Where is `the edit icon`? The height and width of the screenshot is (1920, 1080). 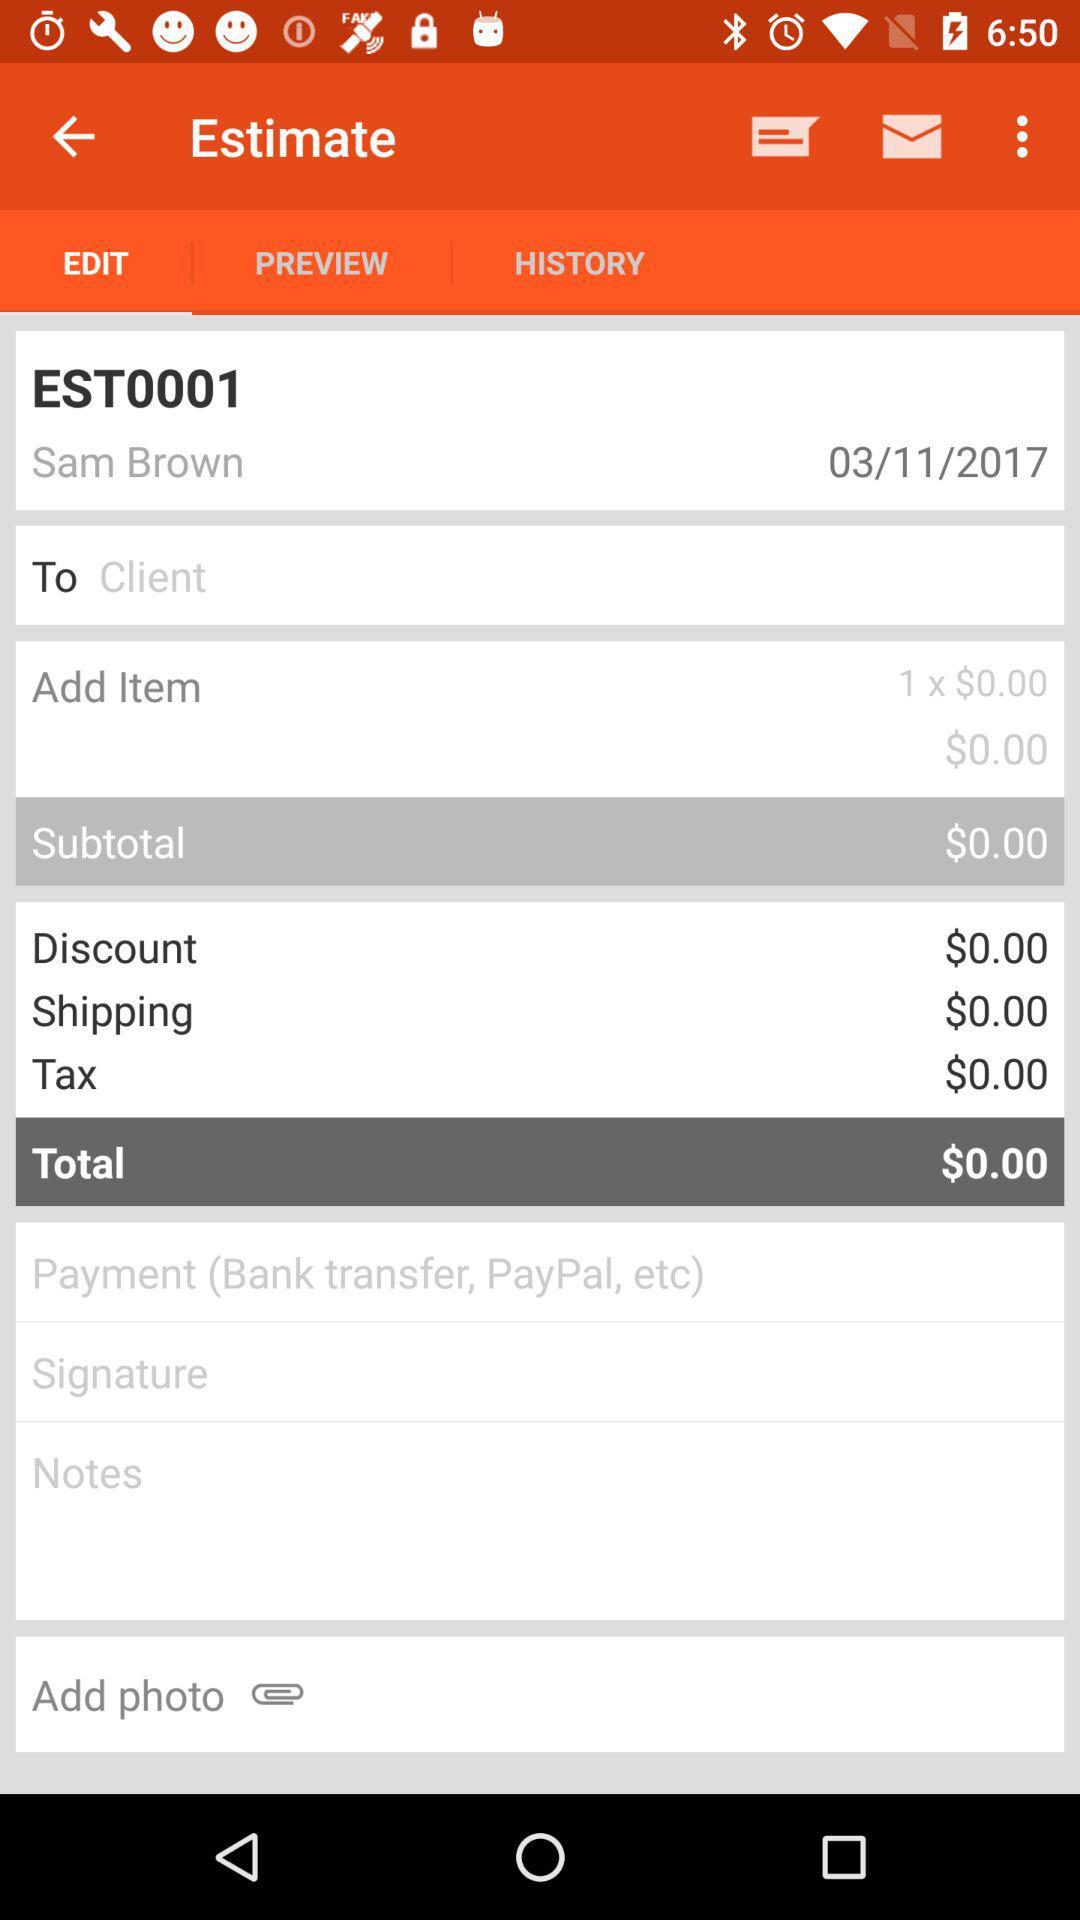 the edit icon is located at coordinates (96, 261).